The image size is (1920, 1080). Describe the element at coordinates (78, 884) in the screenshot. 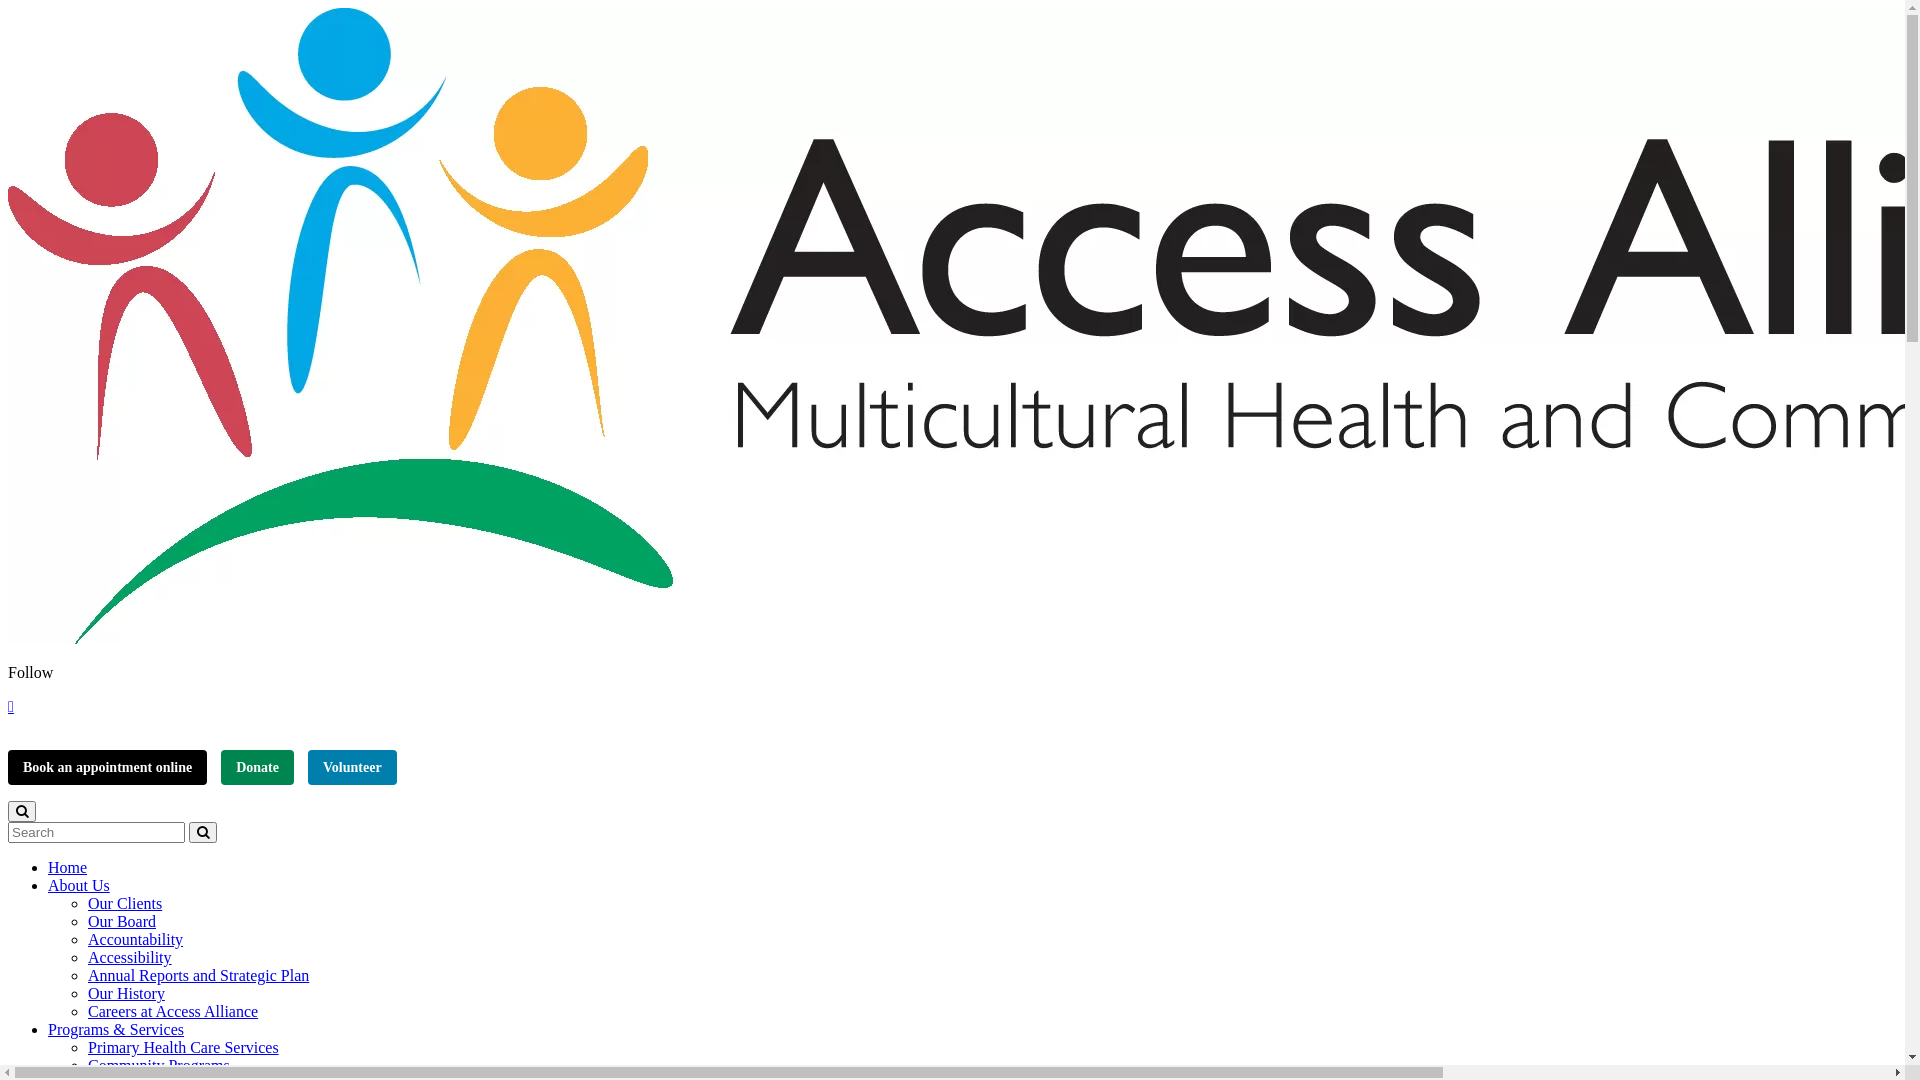

I see `'About Us'` at that location.